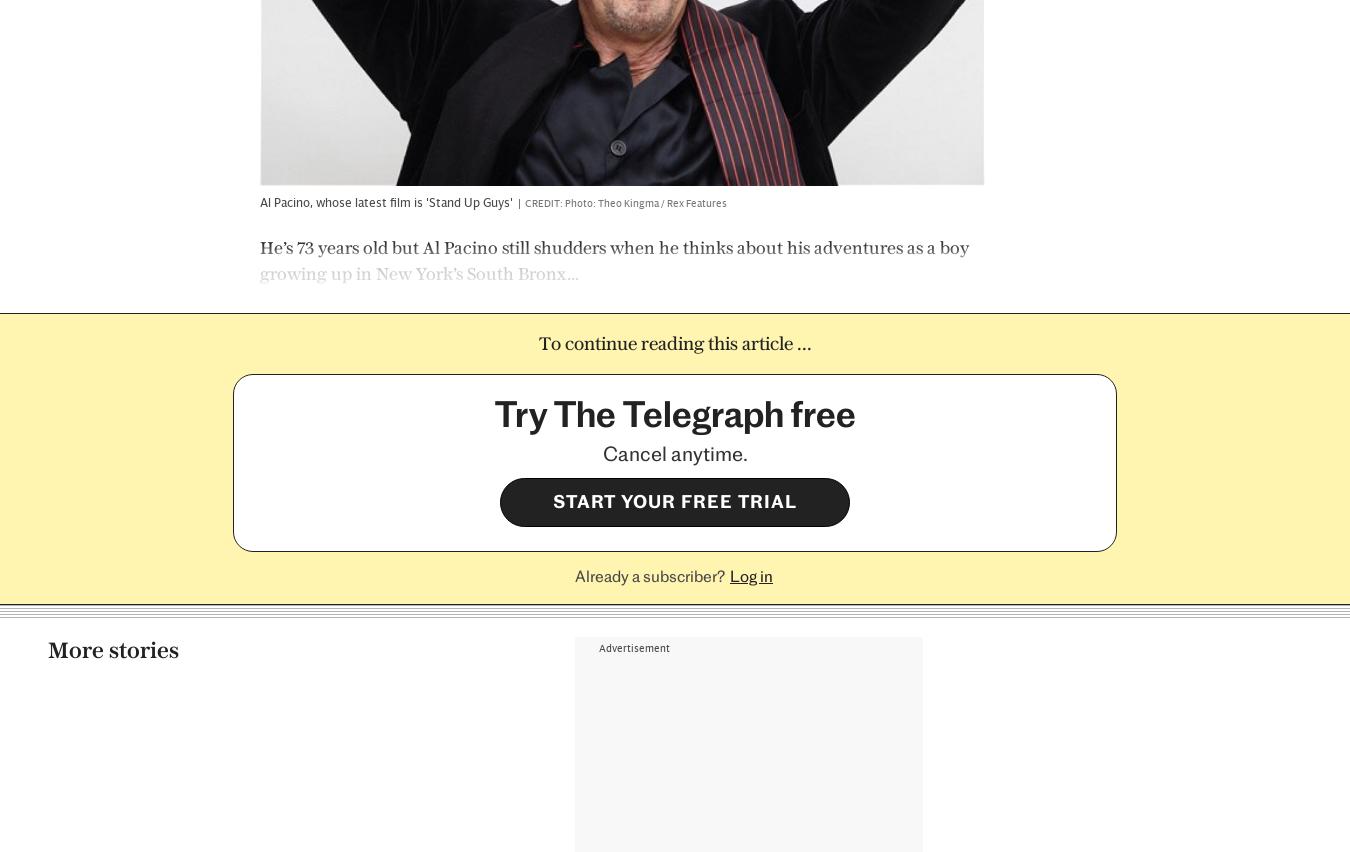 This screenshot has width=1350, height=852. Describe the element at coordinates (140, 750) in the screenshot. I see `'Third Republican debate live: Nikki Haley calls Vivek Ramaswamy 'scum' after daughter jibe'` at that location.